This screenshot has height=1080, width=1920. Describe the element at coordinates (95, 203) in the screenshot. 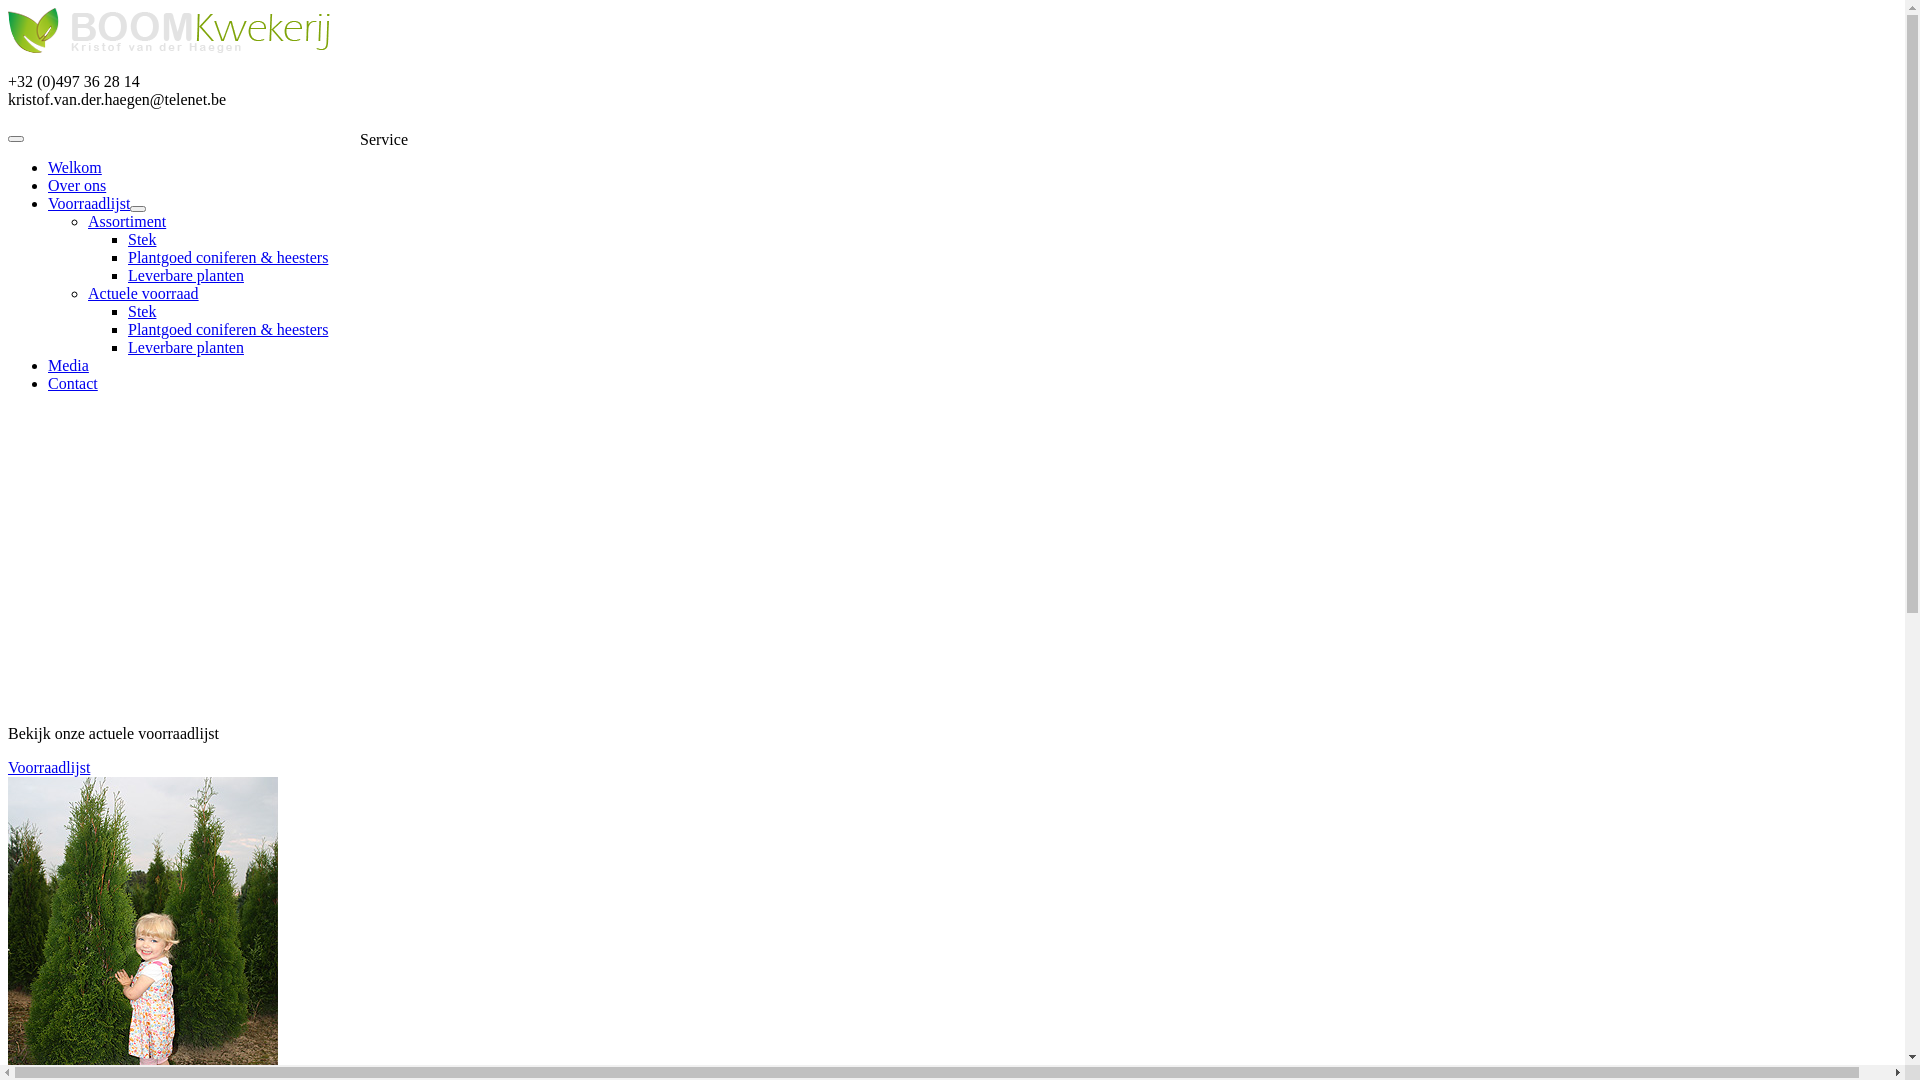

I see `'Voorraadlijst'` at that location.